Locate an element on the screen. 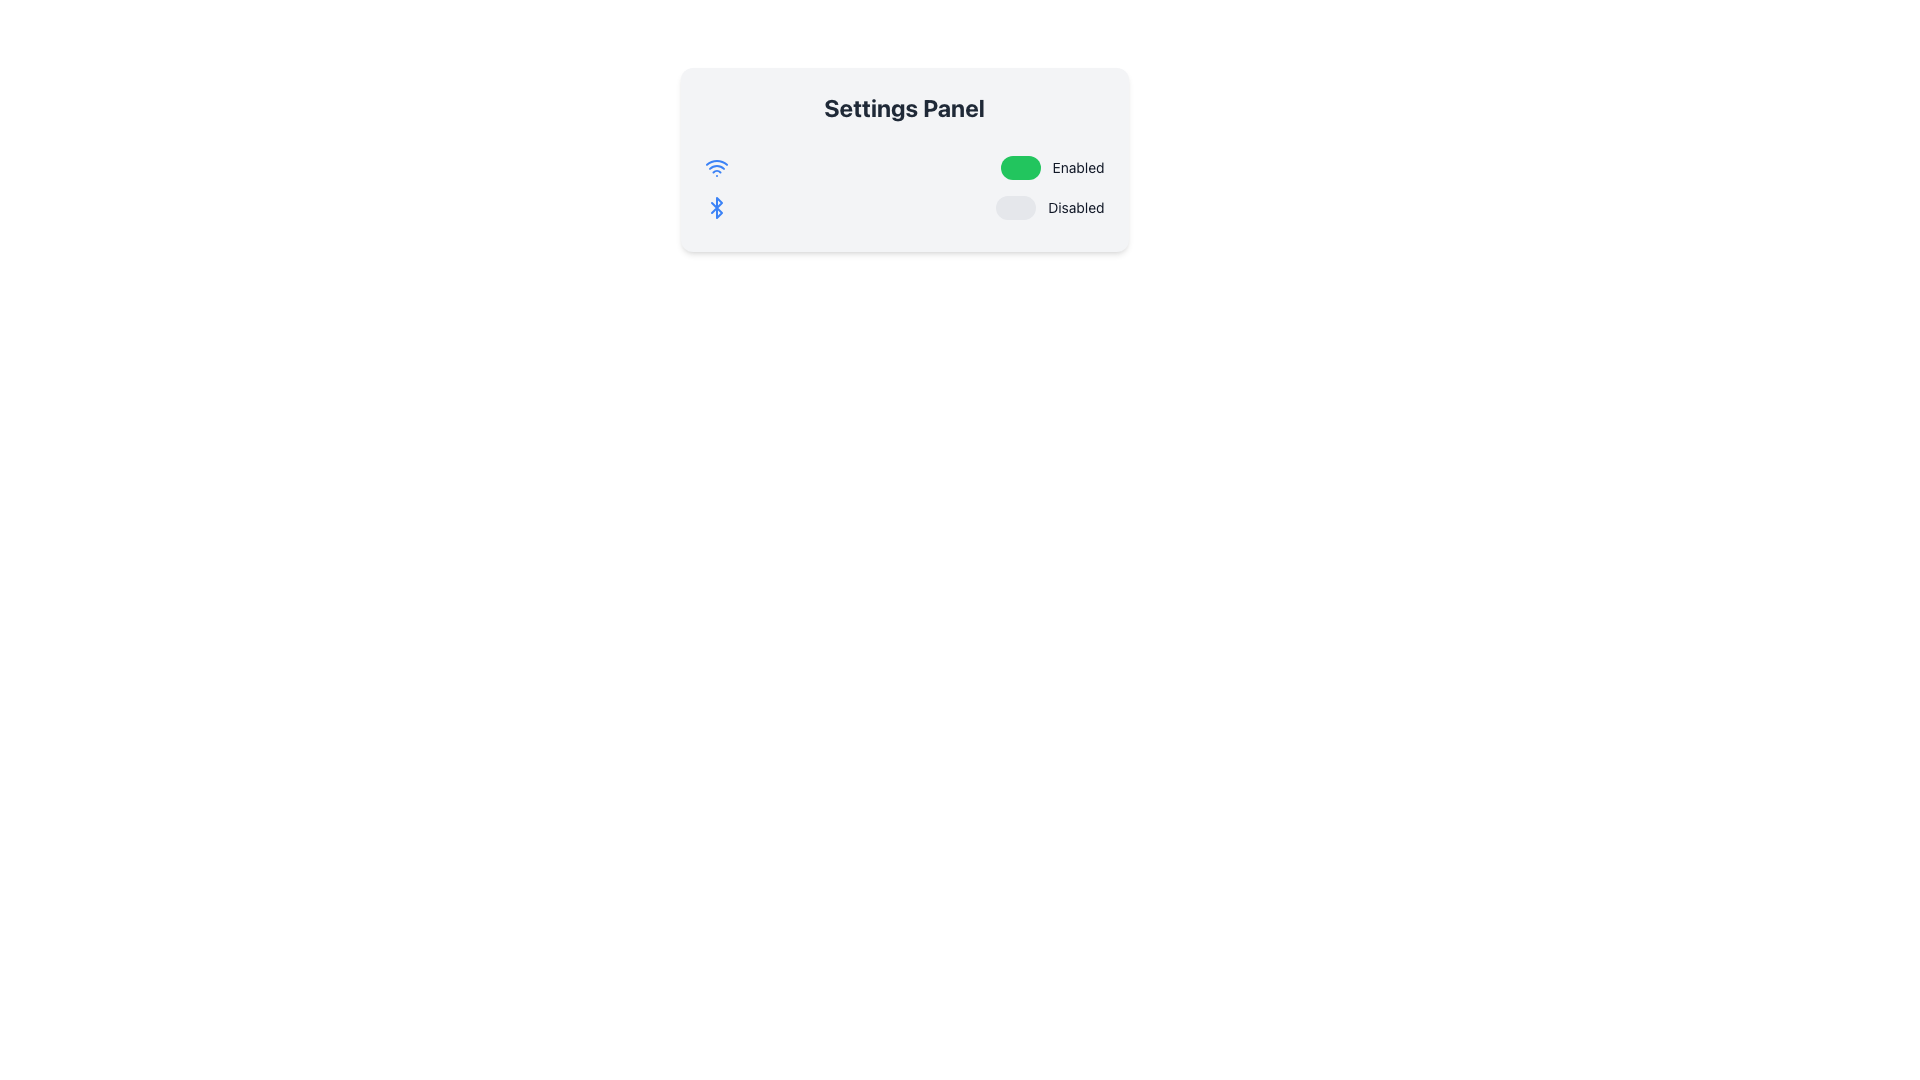  the light blue Bluetooth icon located to the left of the 'Disabled' toggle switch is located at coordinates (716, 208).